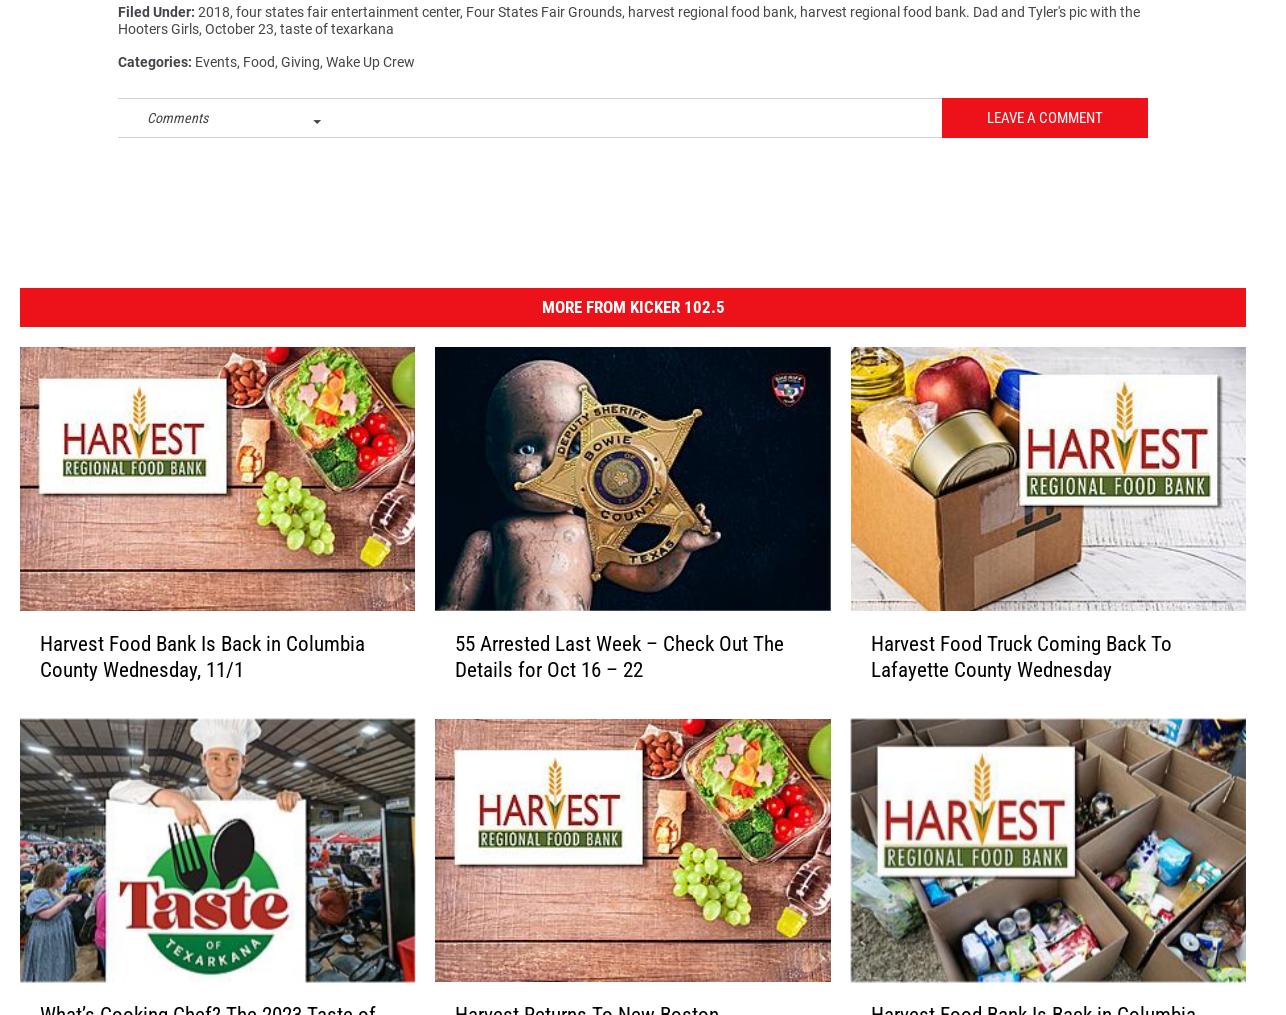  What do you see at coordinates (618, 665) in the screenshot?
I see `'55 Arrested Last Week – Check Out The Details for Oct 16 – 22'` at bounding box center [618, 665].